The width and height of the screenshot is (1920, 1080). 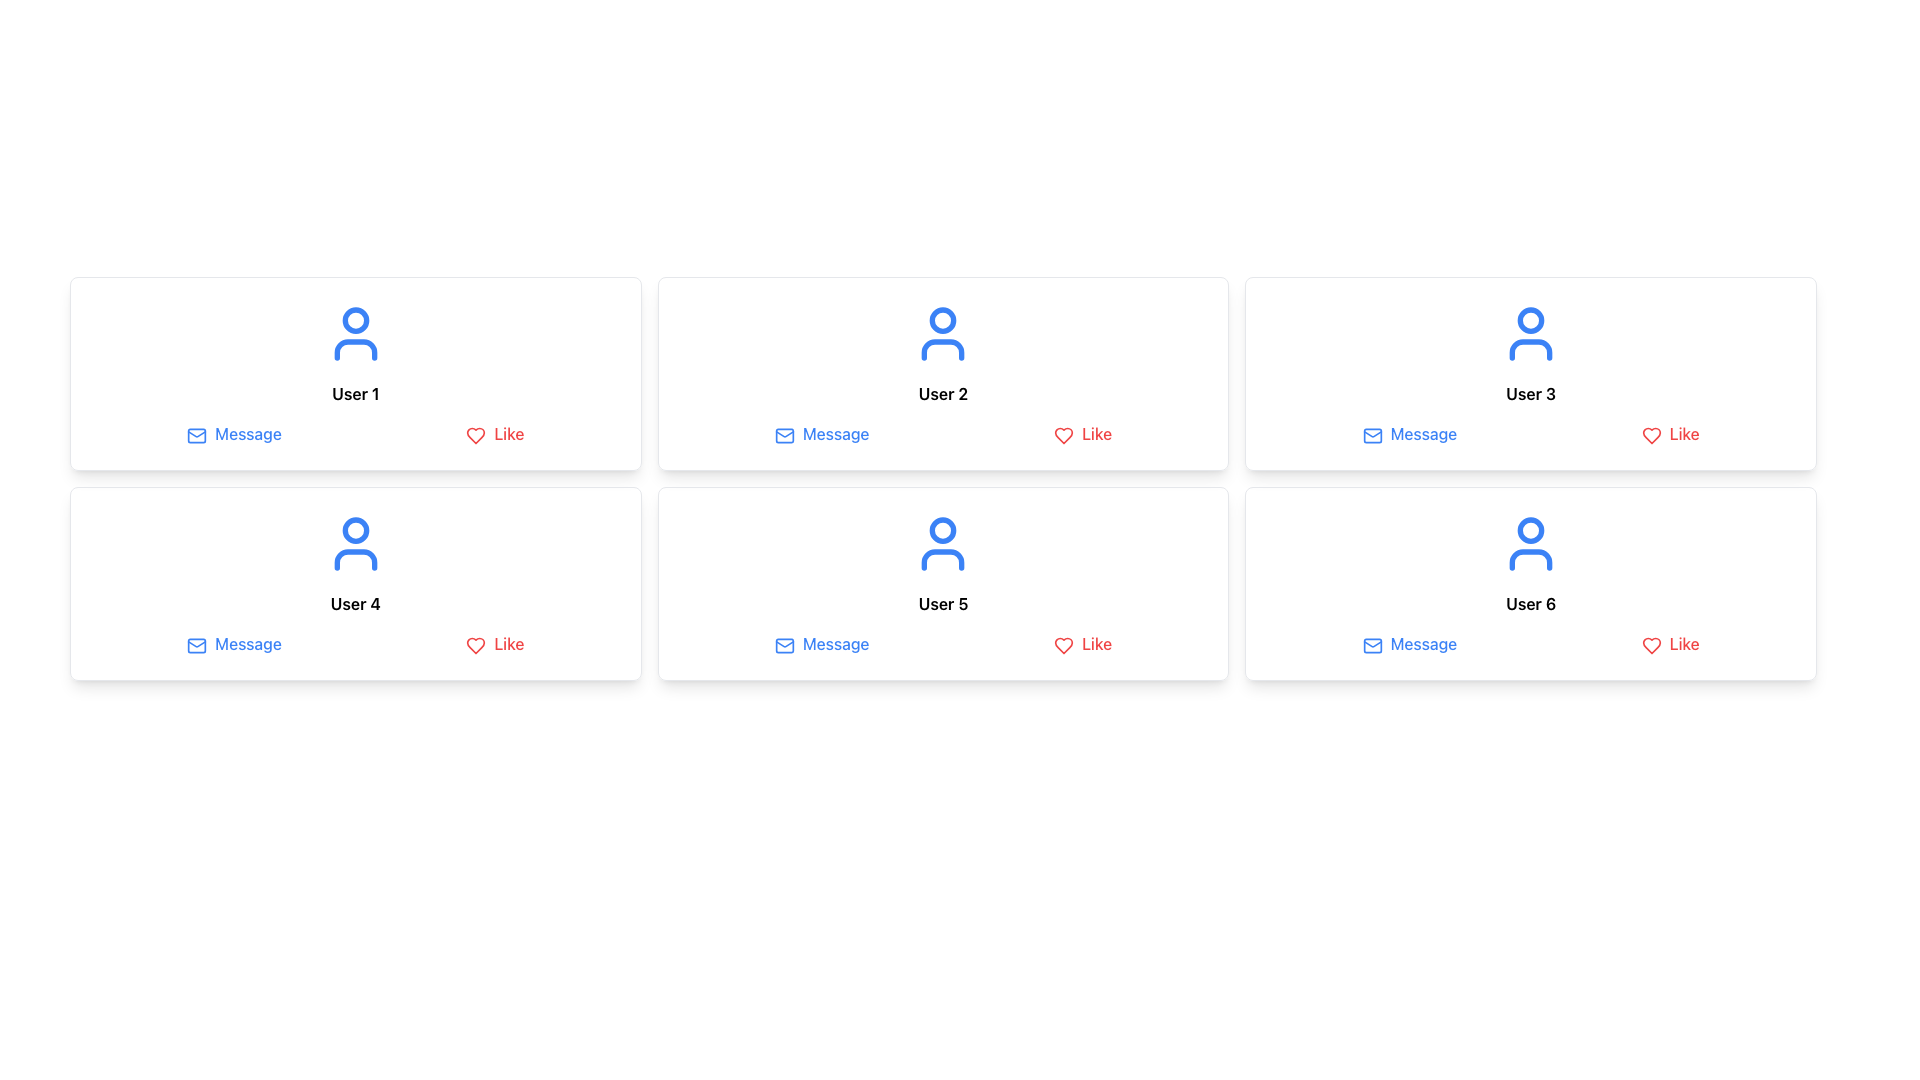 What do you see at coordinates (1082, 433) in the screenshot?
I see `the 'Like' button, which is a red button with a heart icon, located in the second cell of the first row associated with 'User 2'` at bounding box center [1082, 433].